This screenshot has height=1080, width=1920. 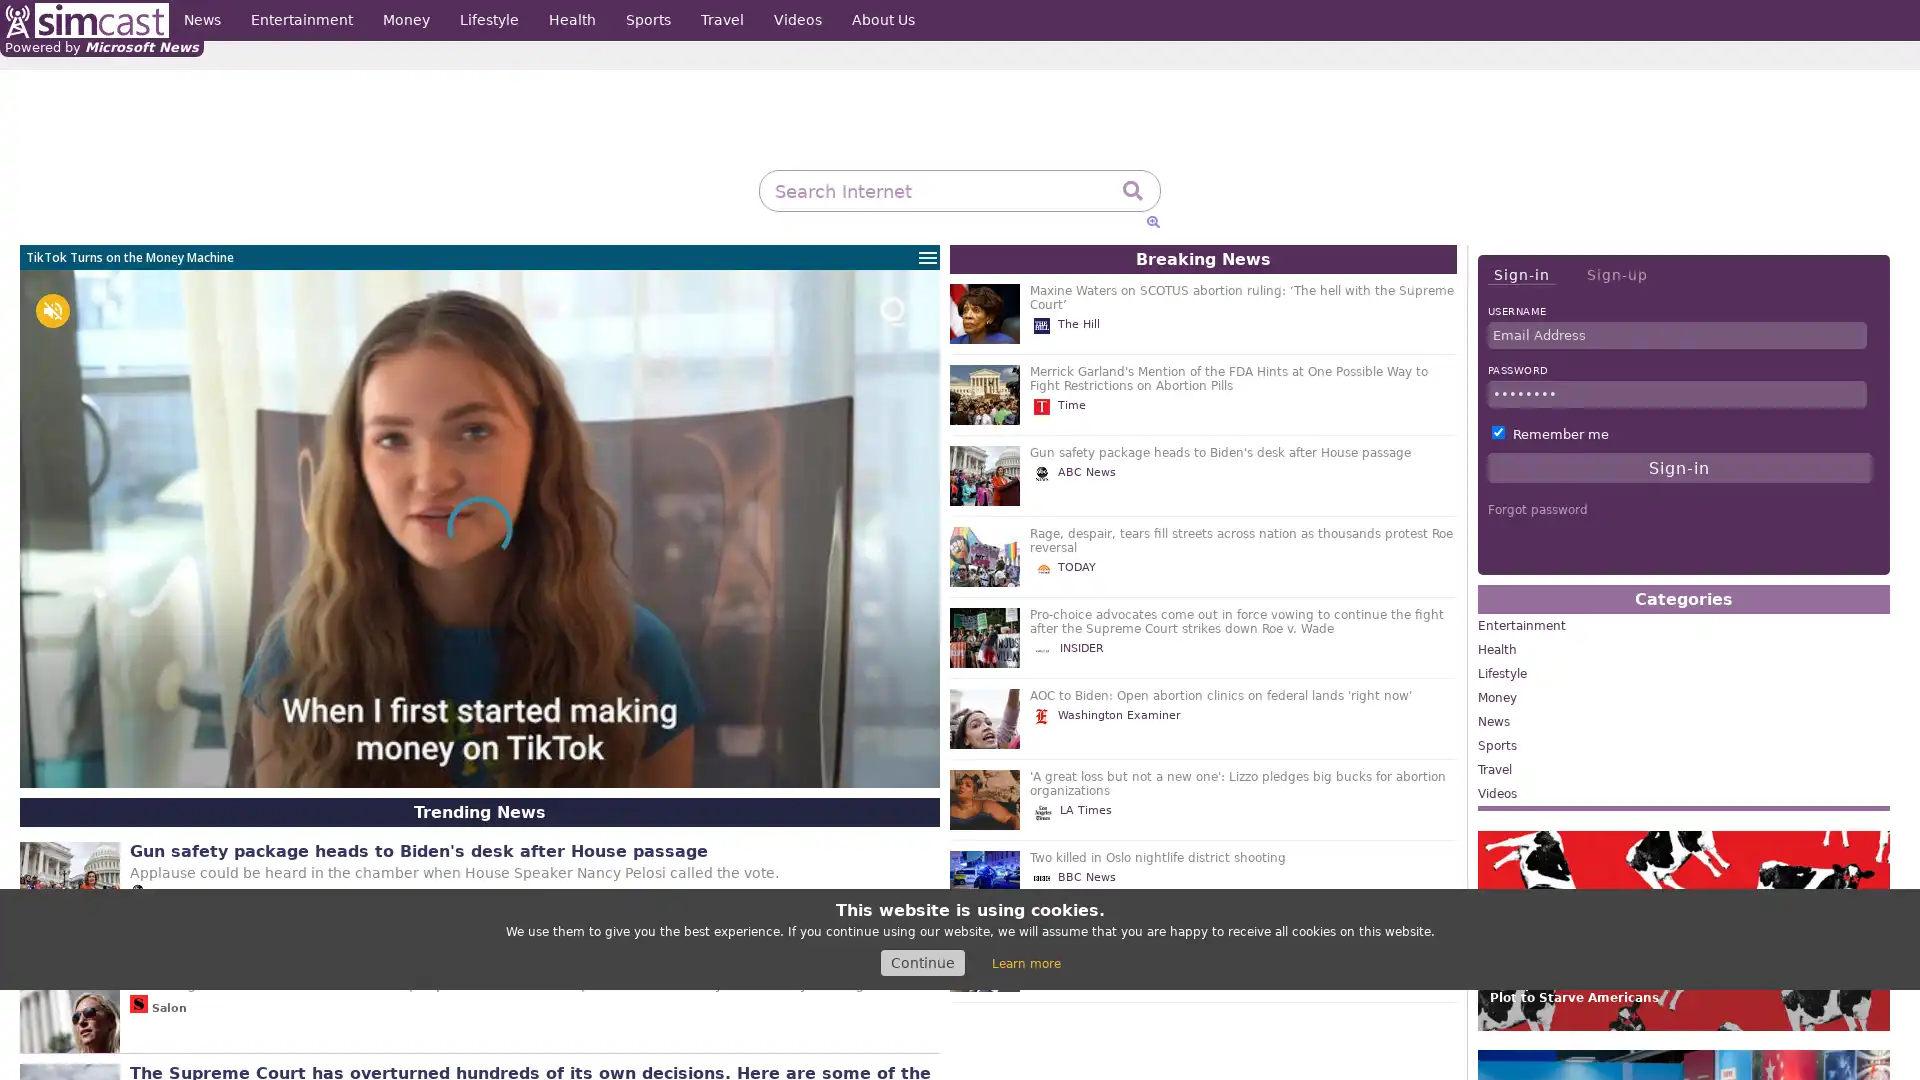 What do you see at coordinates (921, 962) in the screenshot?
I see `Continue` at bounding box center [921, 962].